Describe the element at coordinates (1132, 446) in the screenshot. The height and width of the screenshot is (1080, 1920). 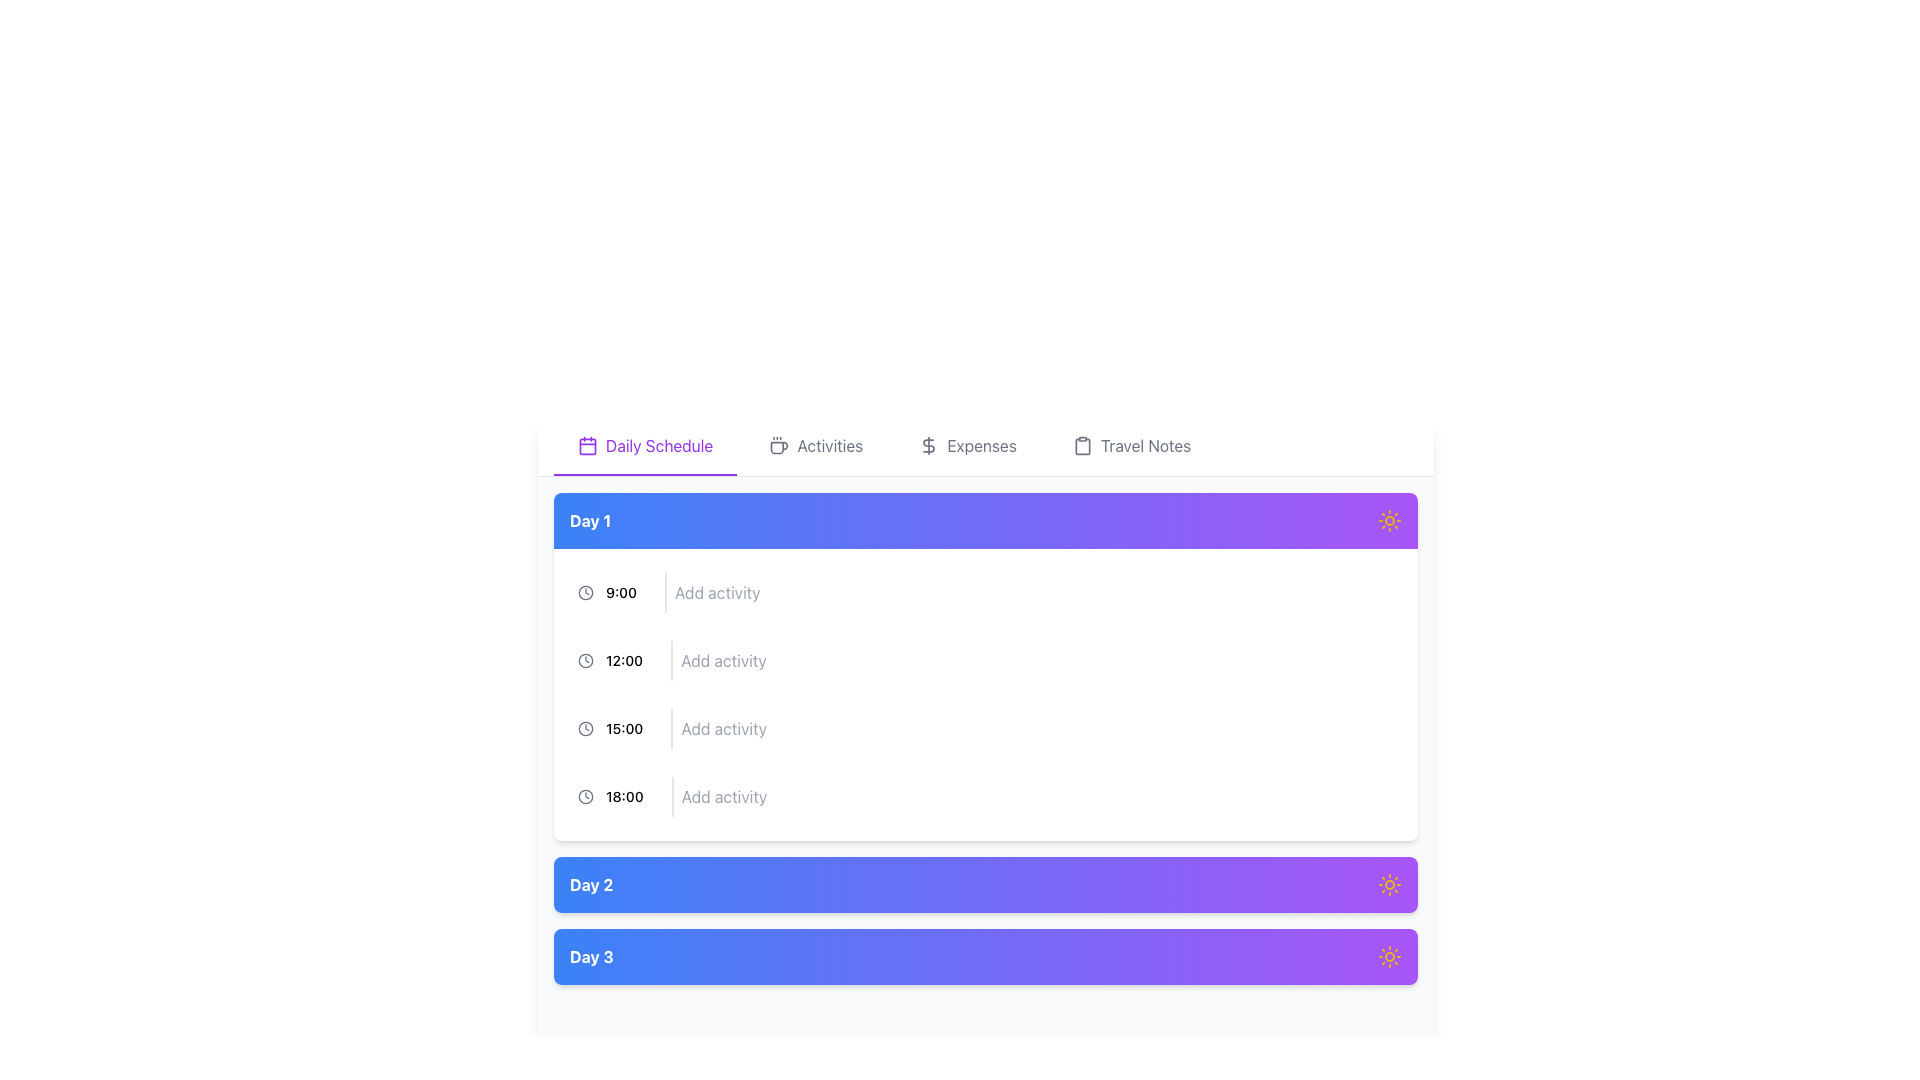
I see `the fourth navigation link in the list to transition to the 'Travel Notes' section` at that location.